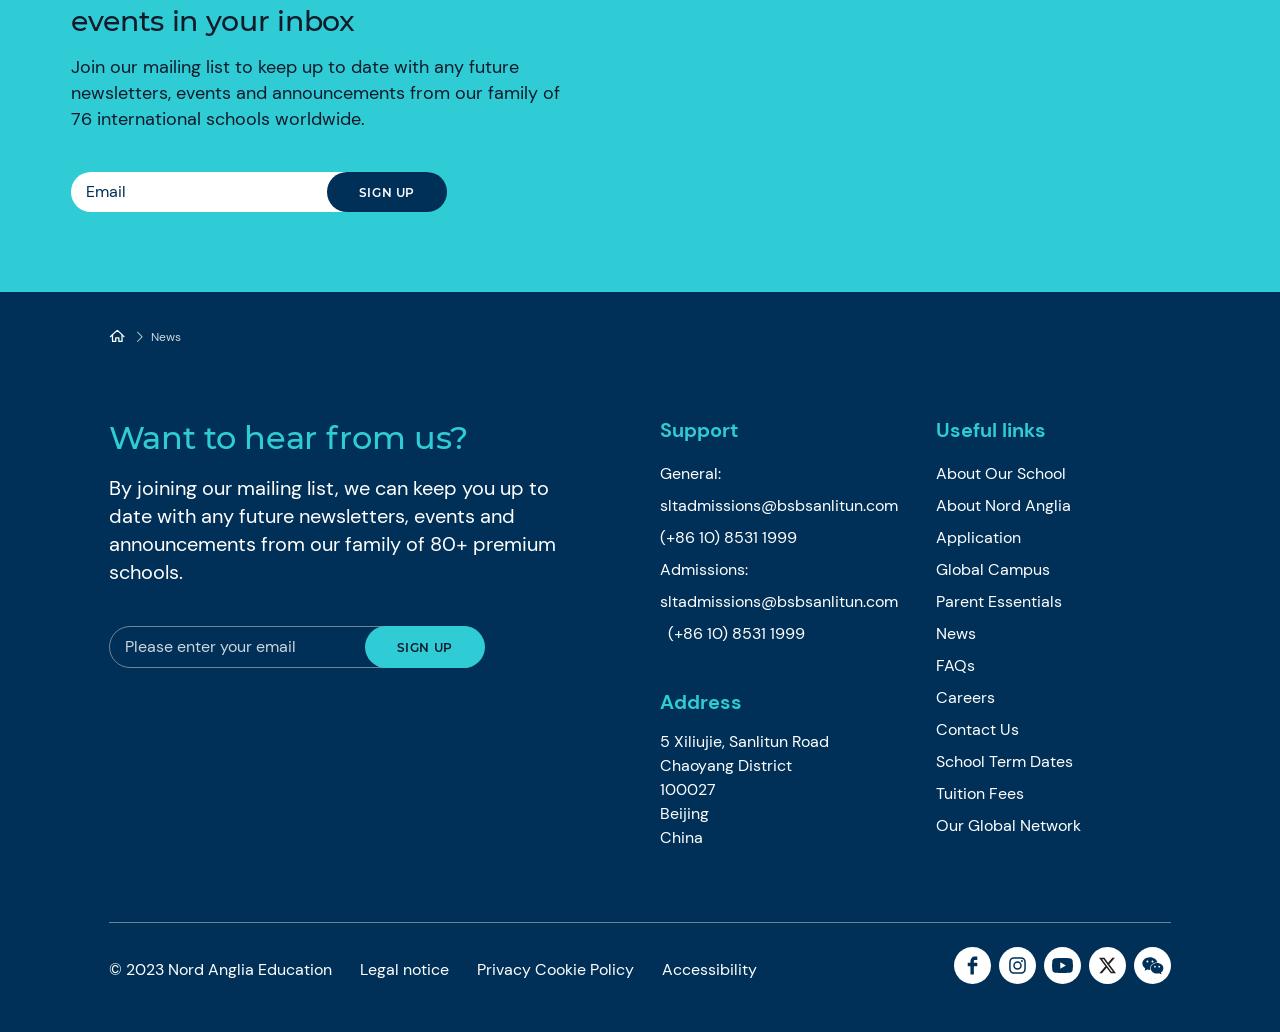  What do you see at coordinates (221, 967) in the screenshot?
I see `'© 2023 Nord Anglia Education'` at bounding box center [221, 967].